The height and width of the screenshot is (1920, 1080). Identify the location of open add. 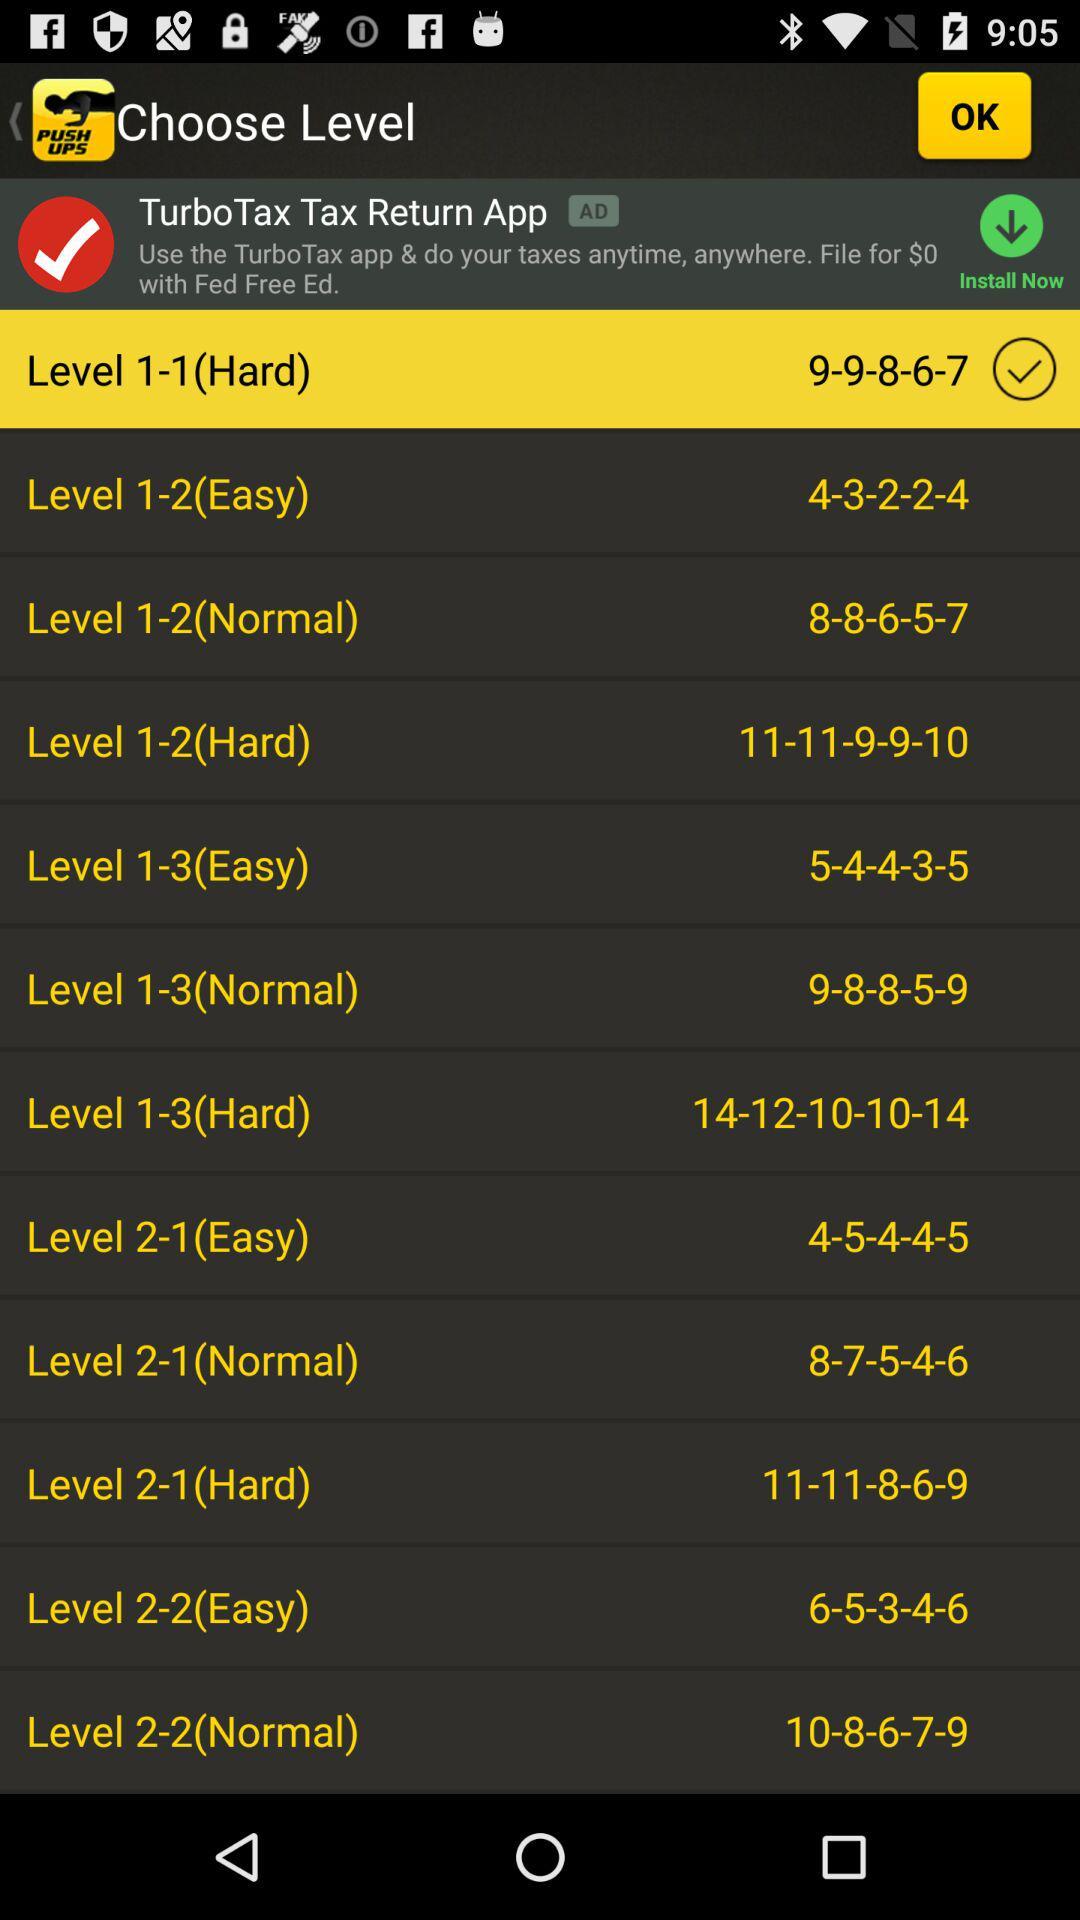
(64, 243).